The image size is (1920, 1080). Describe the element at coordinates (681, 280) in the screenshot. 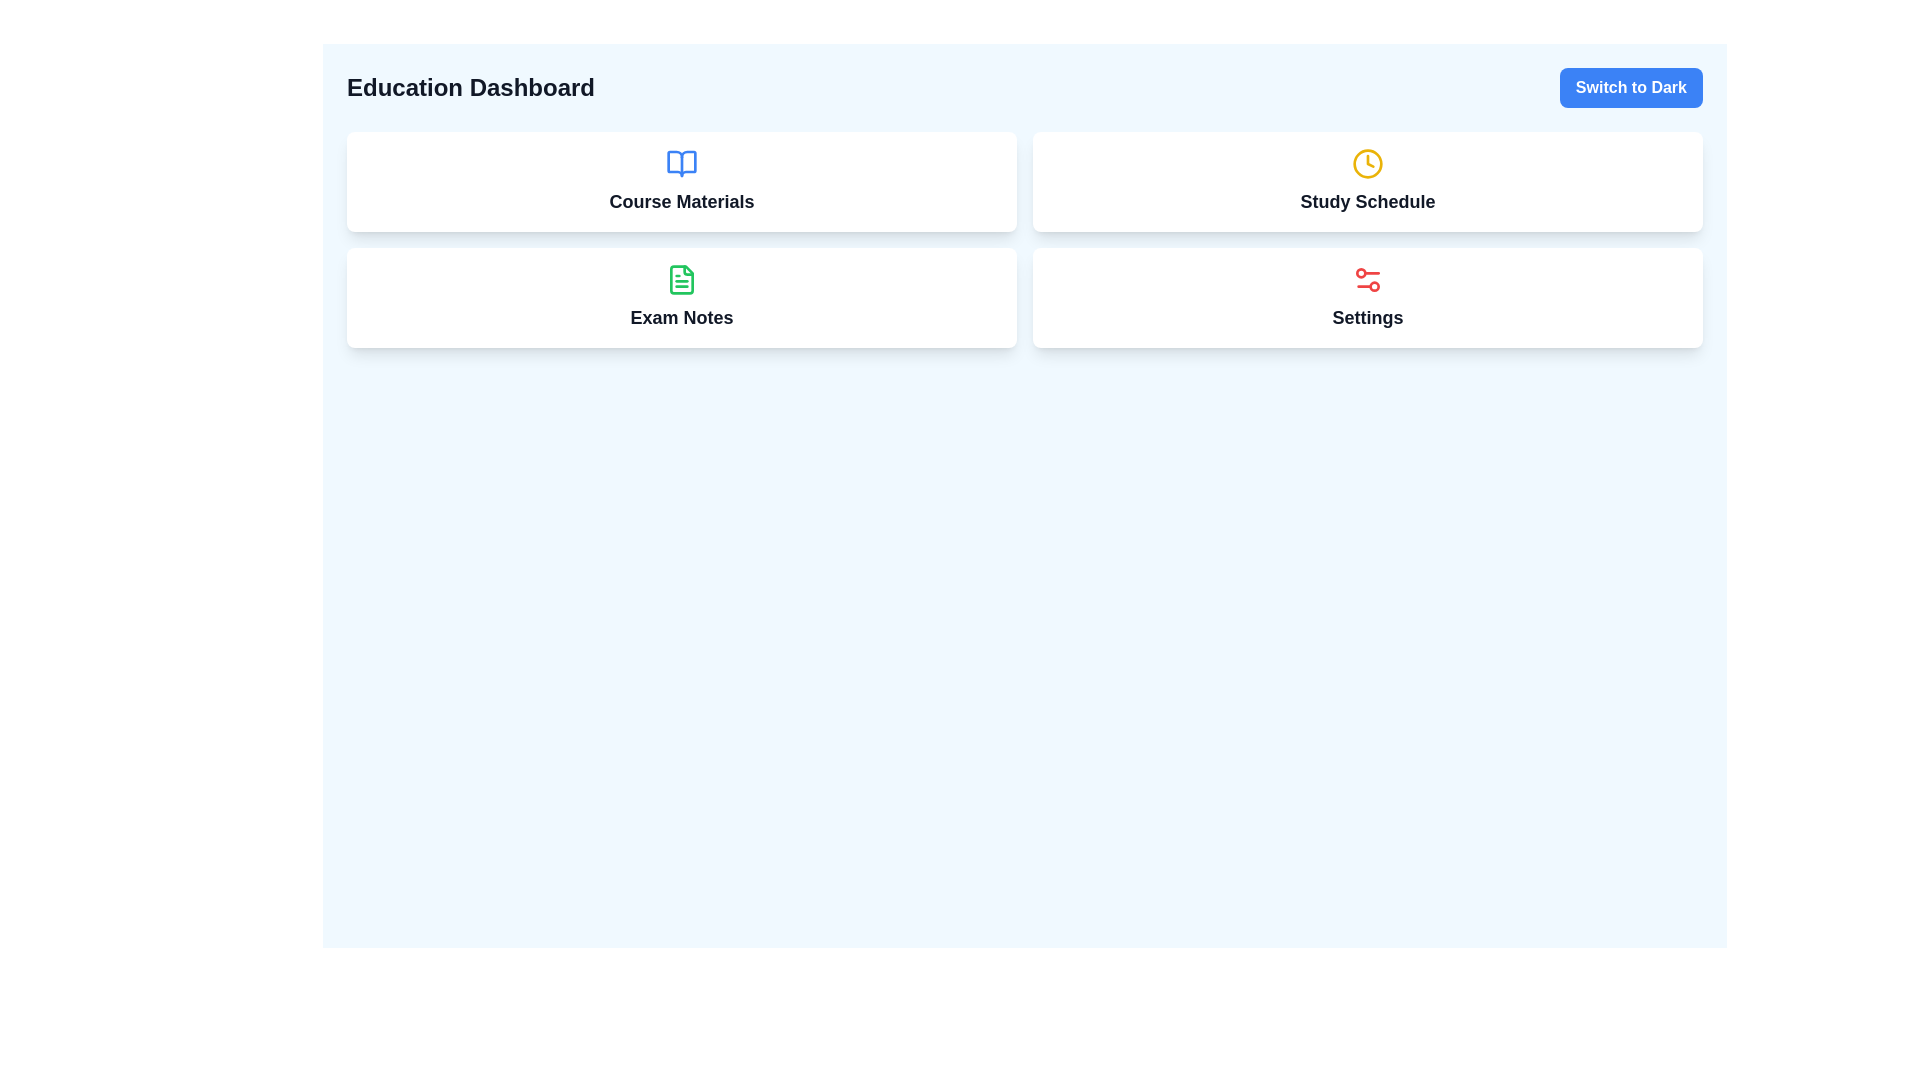

I see `the green document icon styled with rounded corners, located within the 'Exam Notes' block under the 'Education Dashboard' heading` at that location.